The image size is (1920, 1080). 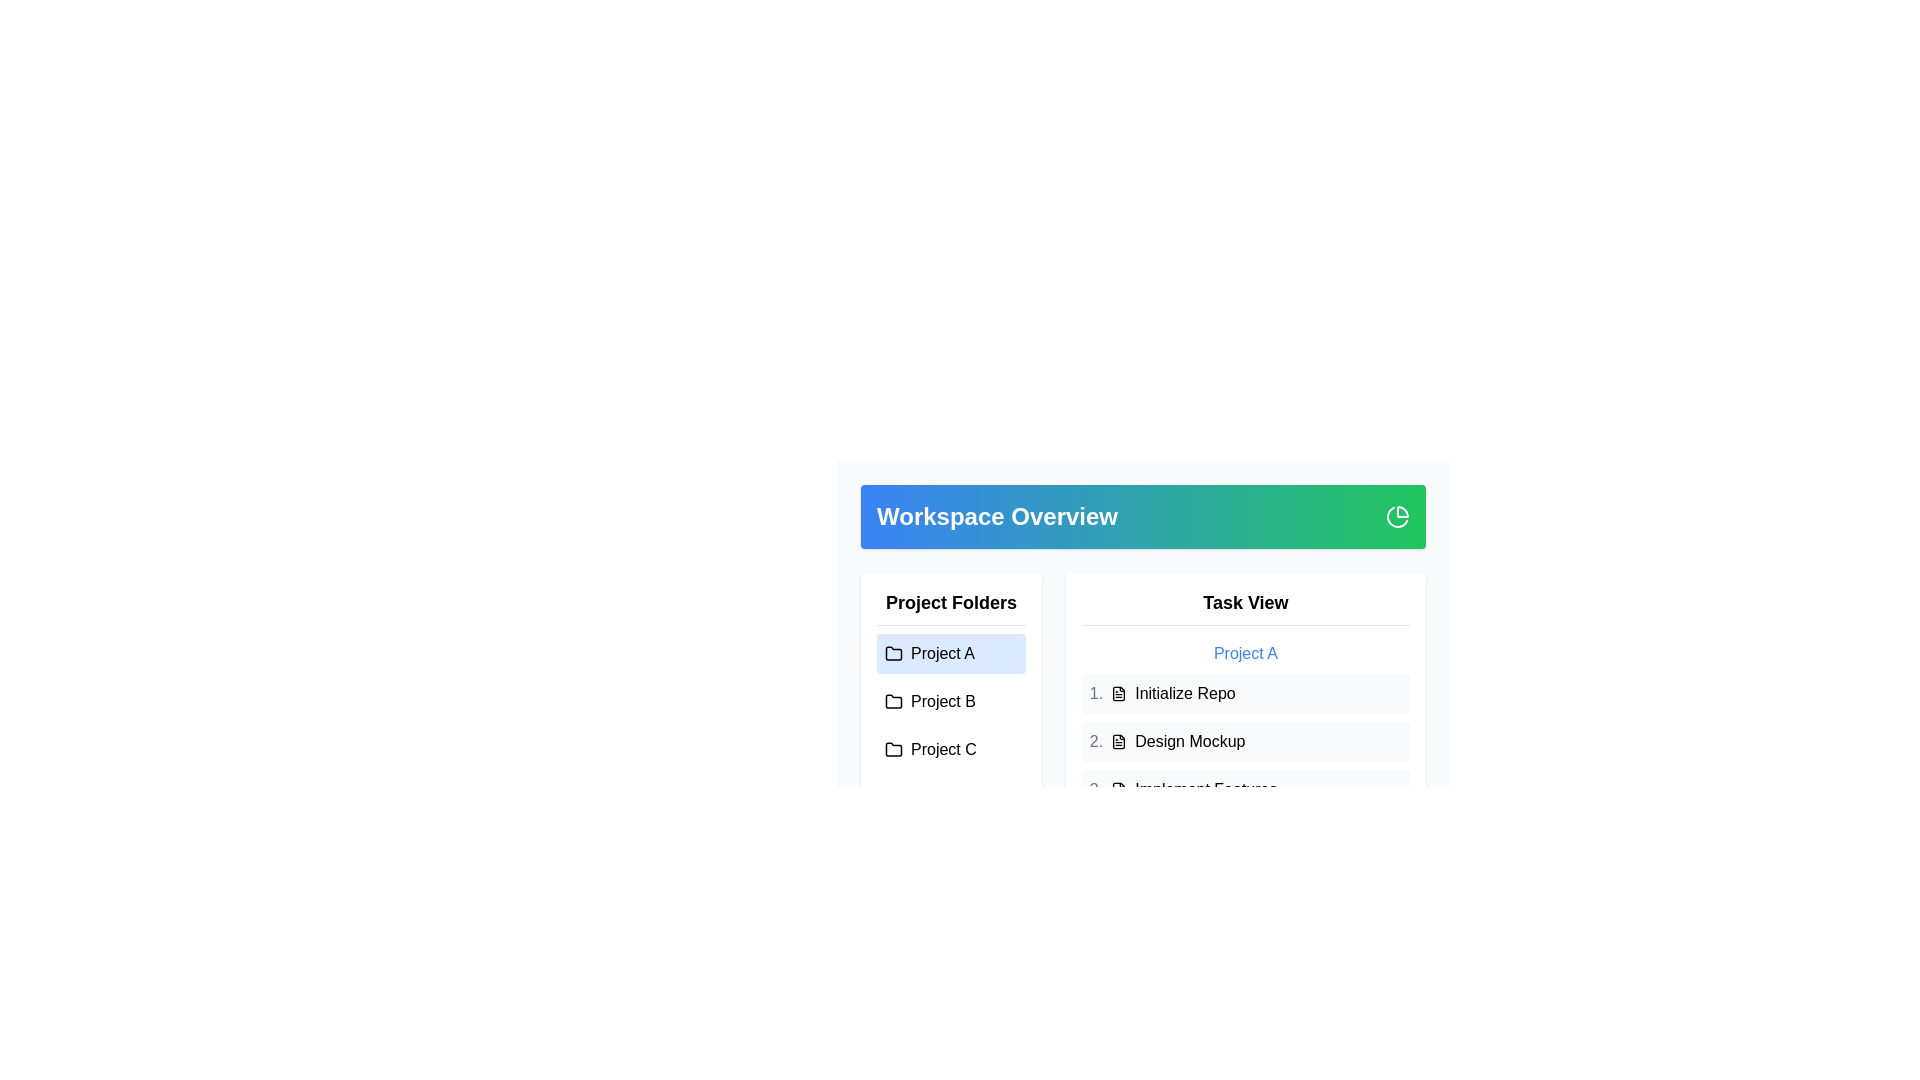 I want to click on the folder icon located in the 'Project Folders' section next to the label 'Project A', so click(x=892, y=652).